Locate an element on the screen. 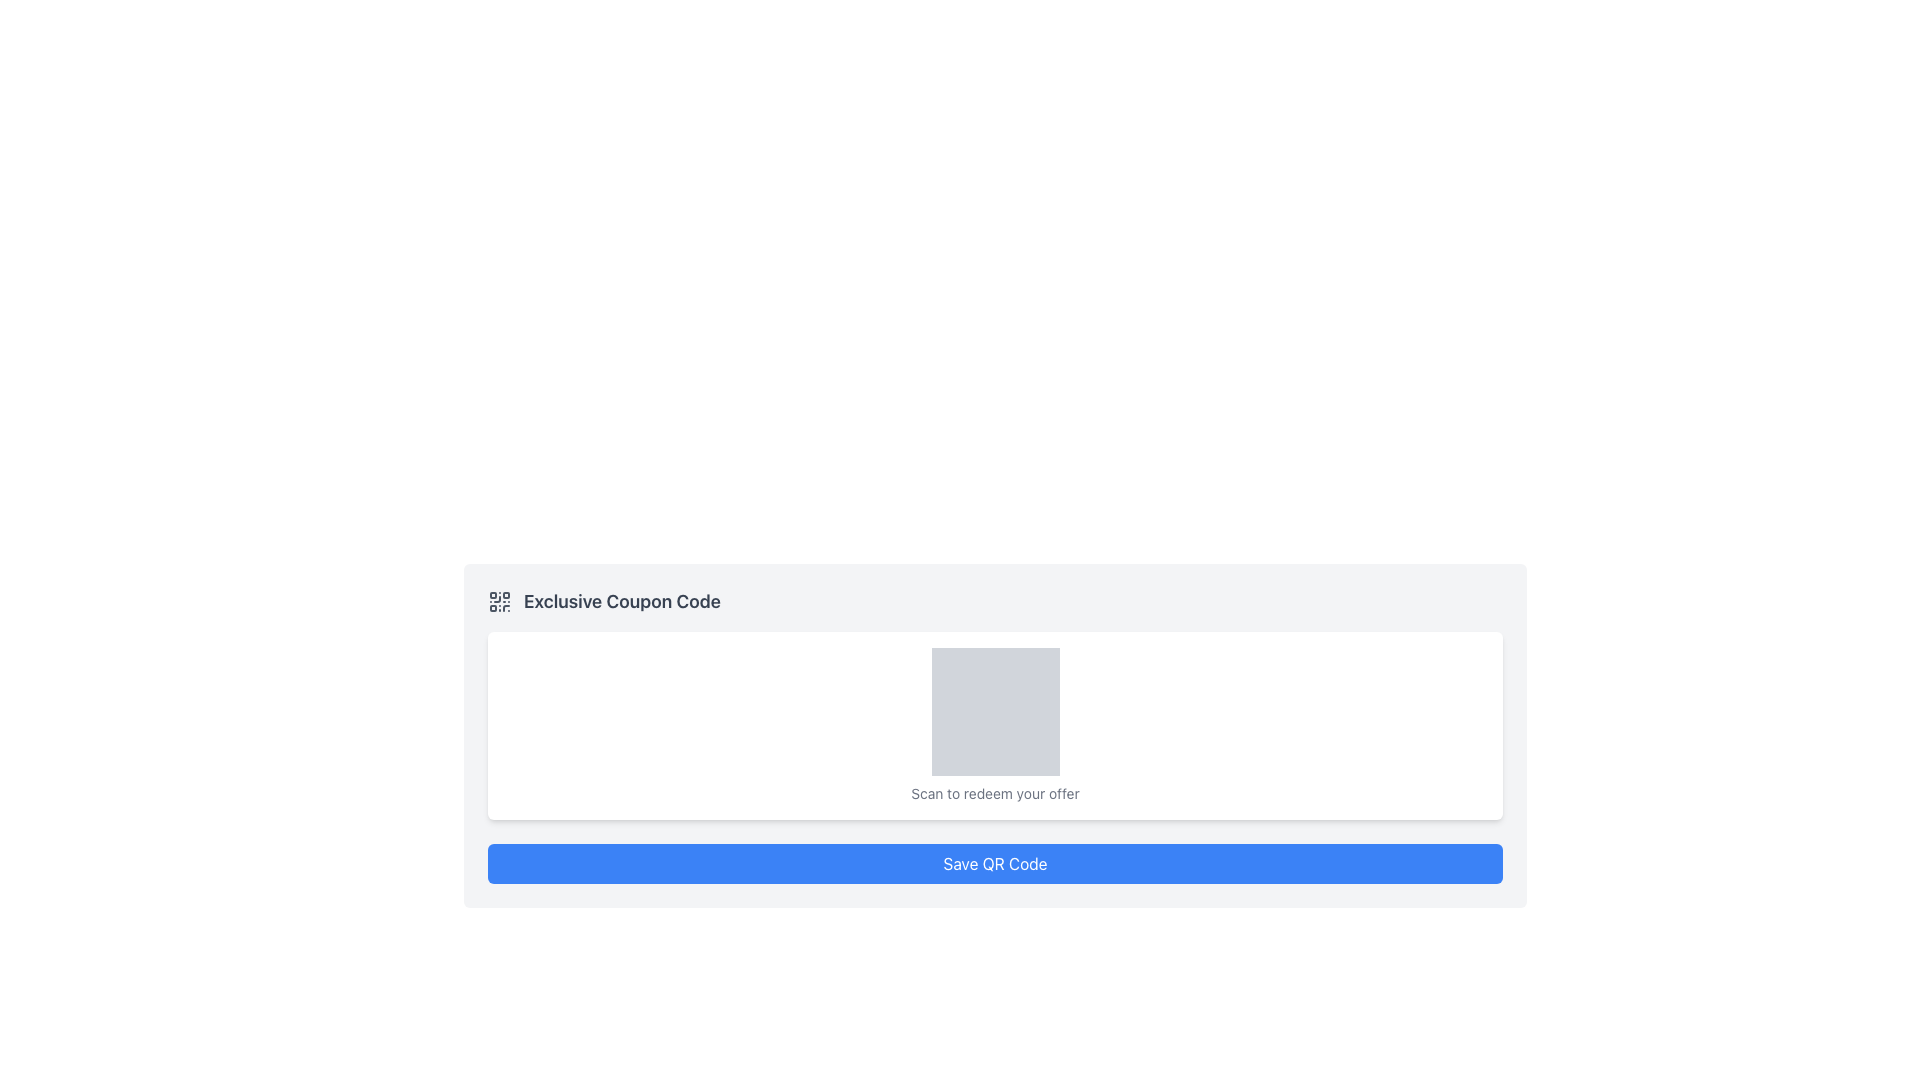 The height and width of the screenshot is (1080, 1920). the Text Label located to the right of the small QR code icon, which serves as a heading or label in the upper left corner of a card-like structure is located at coordinates (621, 600).